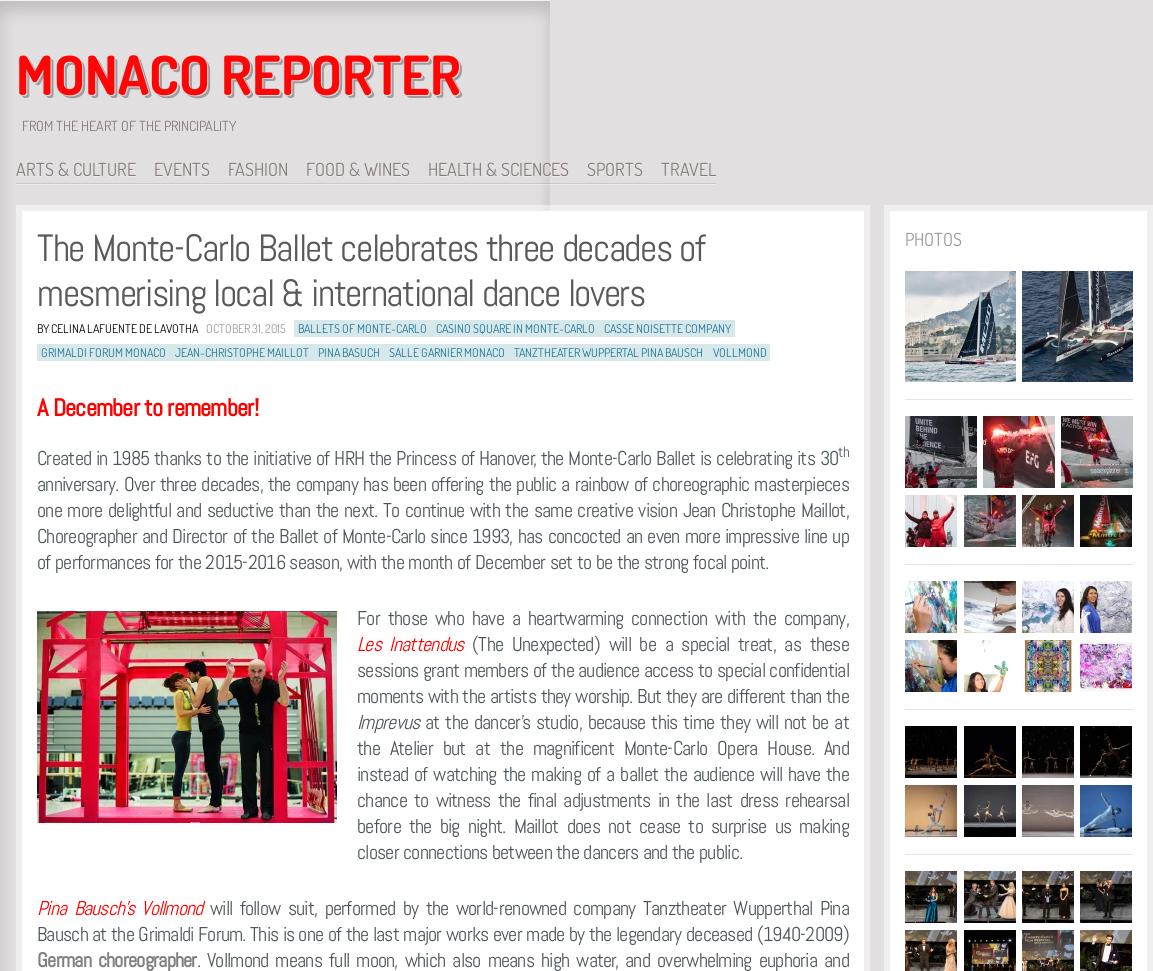 This screenshot has height=971, width=1153. What do you see at coordinates (239, 351) in the screenshot?
I see `'Jean-Christophe Maillot'` at bounding box center [239, 351].